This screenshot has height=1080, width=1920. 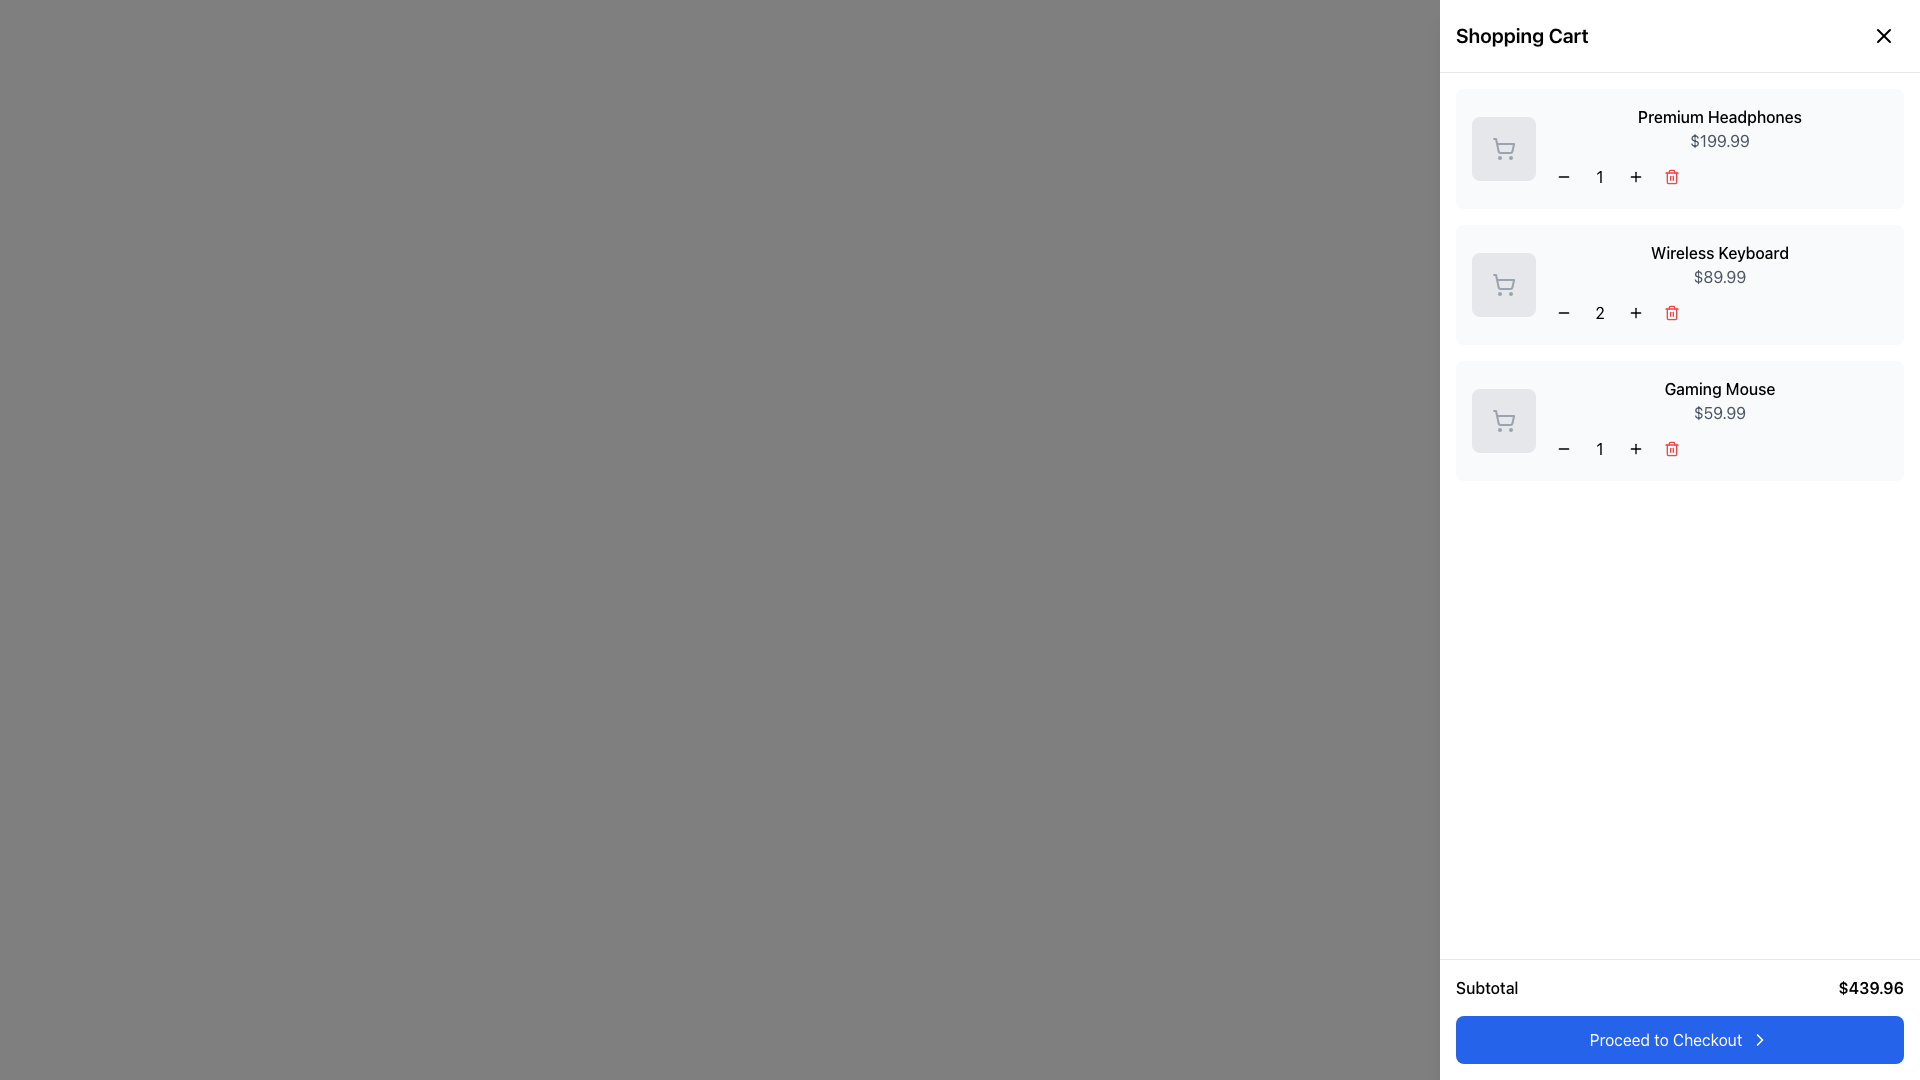 What do you see at coordinates (1671, 312) in the screenshot?
I see `the second trash icon` at bounding box center [1671, 312].